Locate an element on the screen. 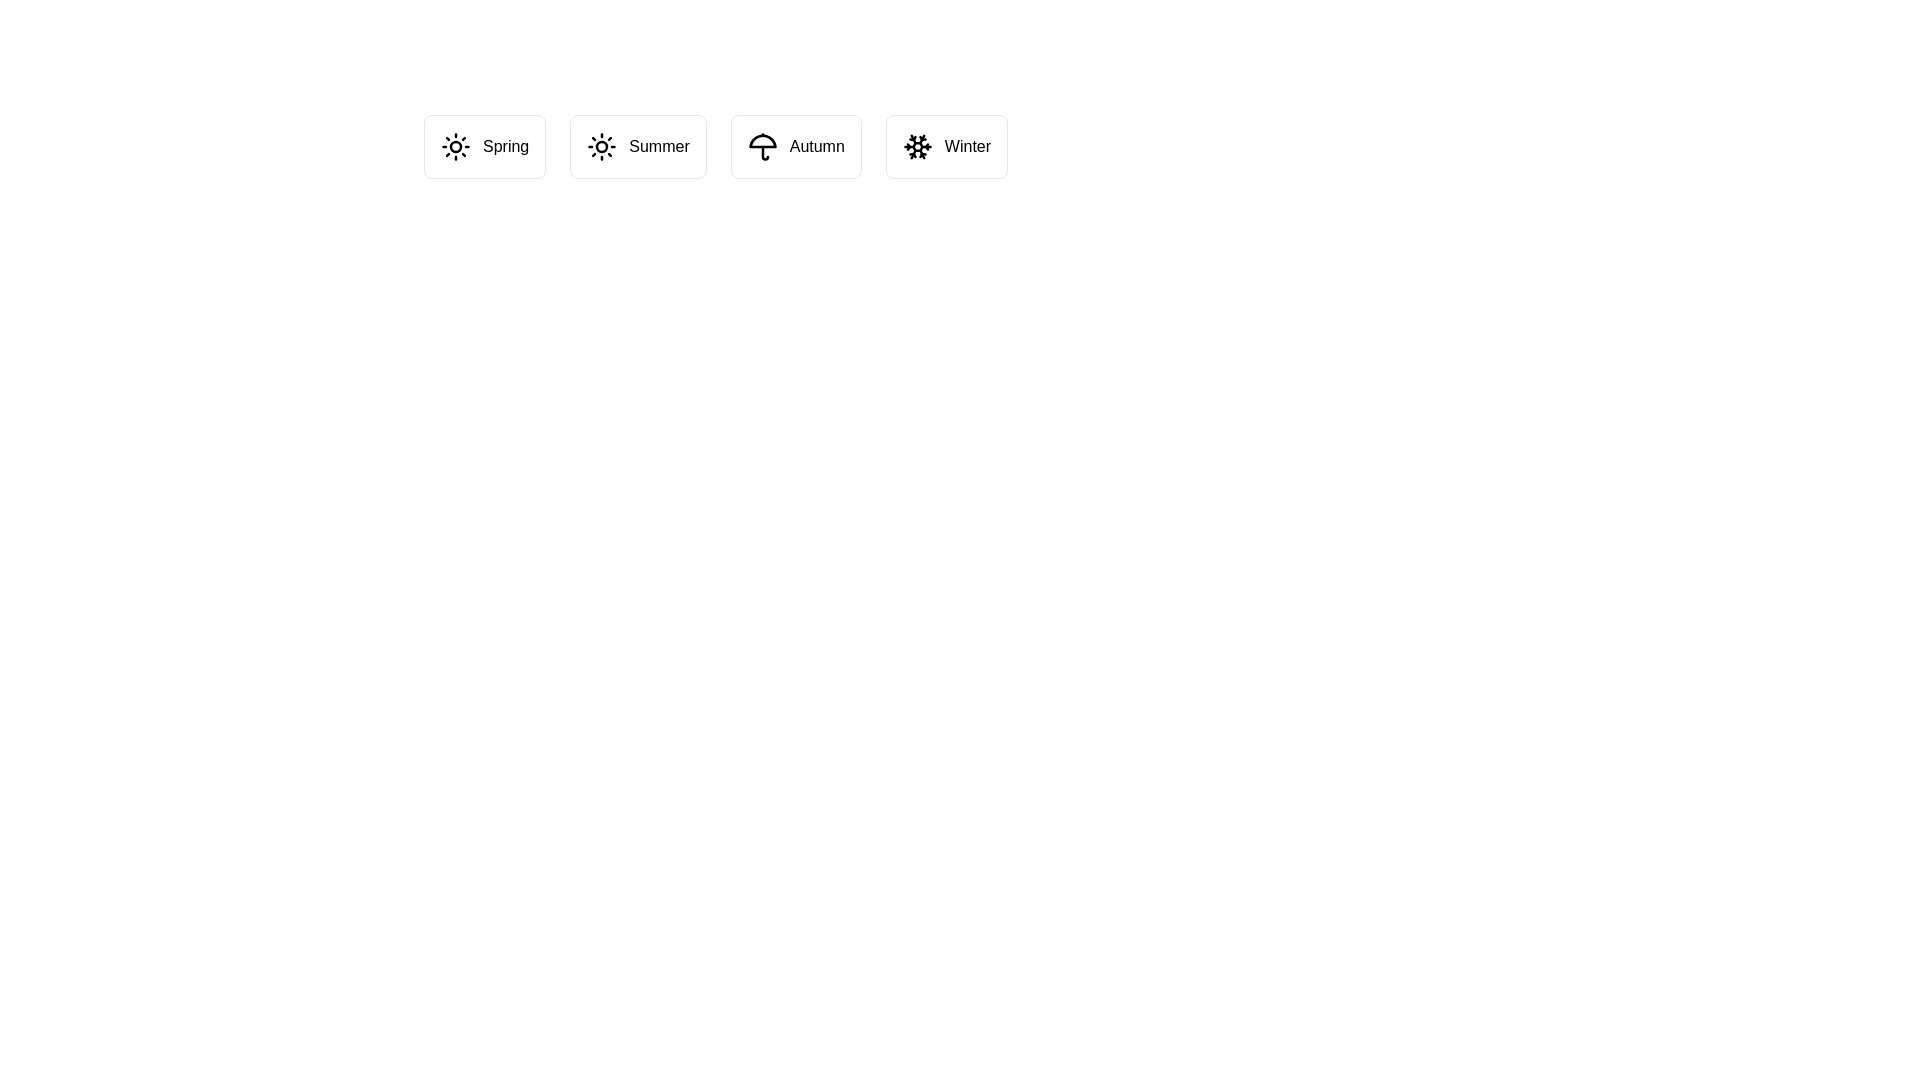 The image size is (1920, 1080). the first button in a row of four, which has a sun icon on the left and the text 'Spring' in bold black letters is located at coordinates (485, 145).